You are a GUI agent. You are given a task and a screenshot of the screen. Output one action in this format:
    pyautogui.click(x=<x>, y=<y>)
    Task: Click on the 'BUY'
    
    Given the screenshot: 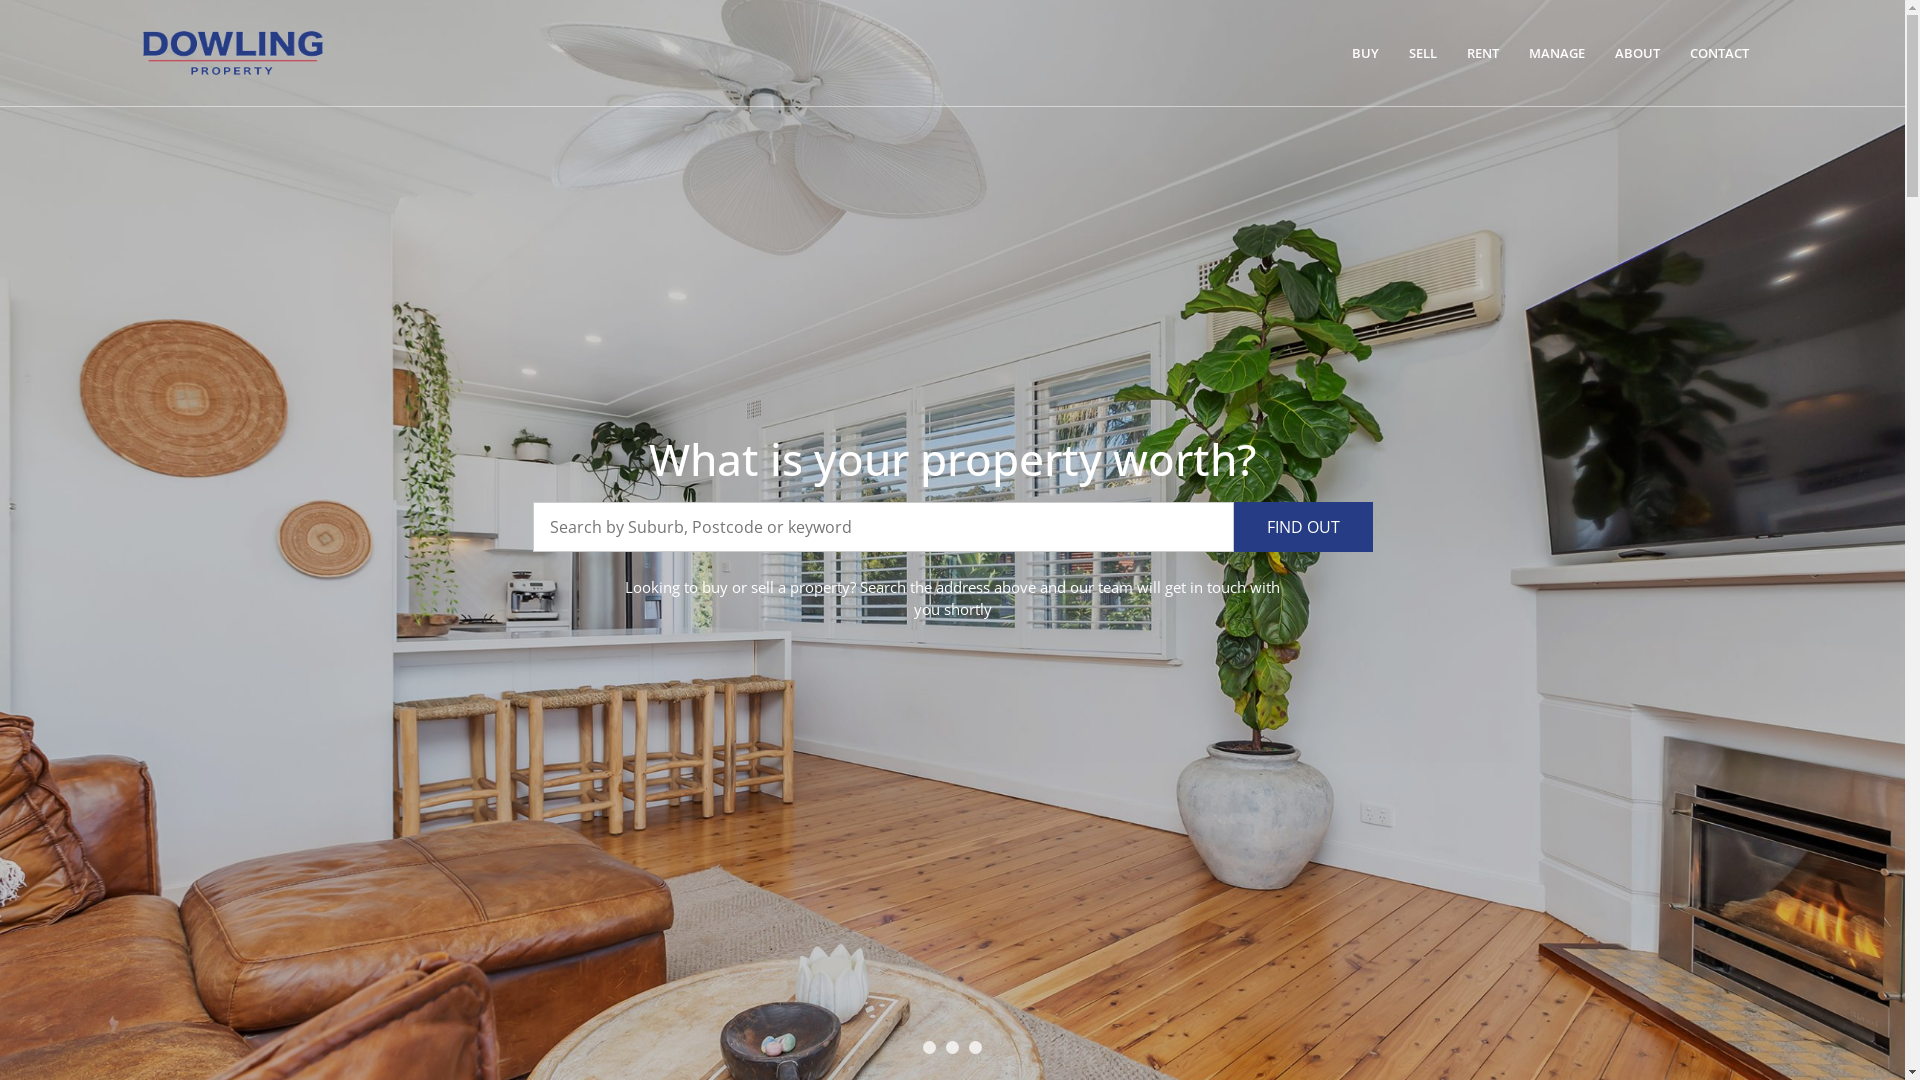 What is the action you would take?
    pyautogui.click(x=1364, y=52)
    